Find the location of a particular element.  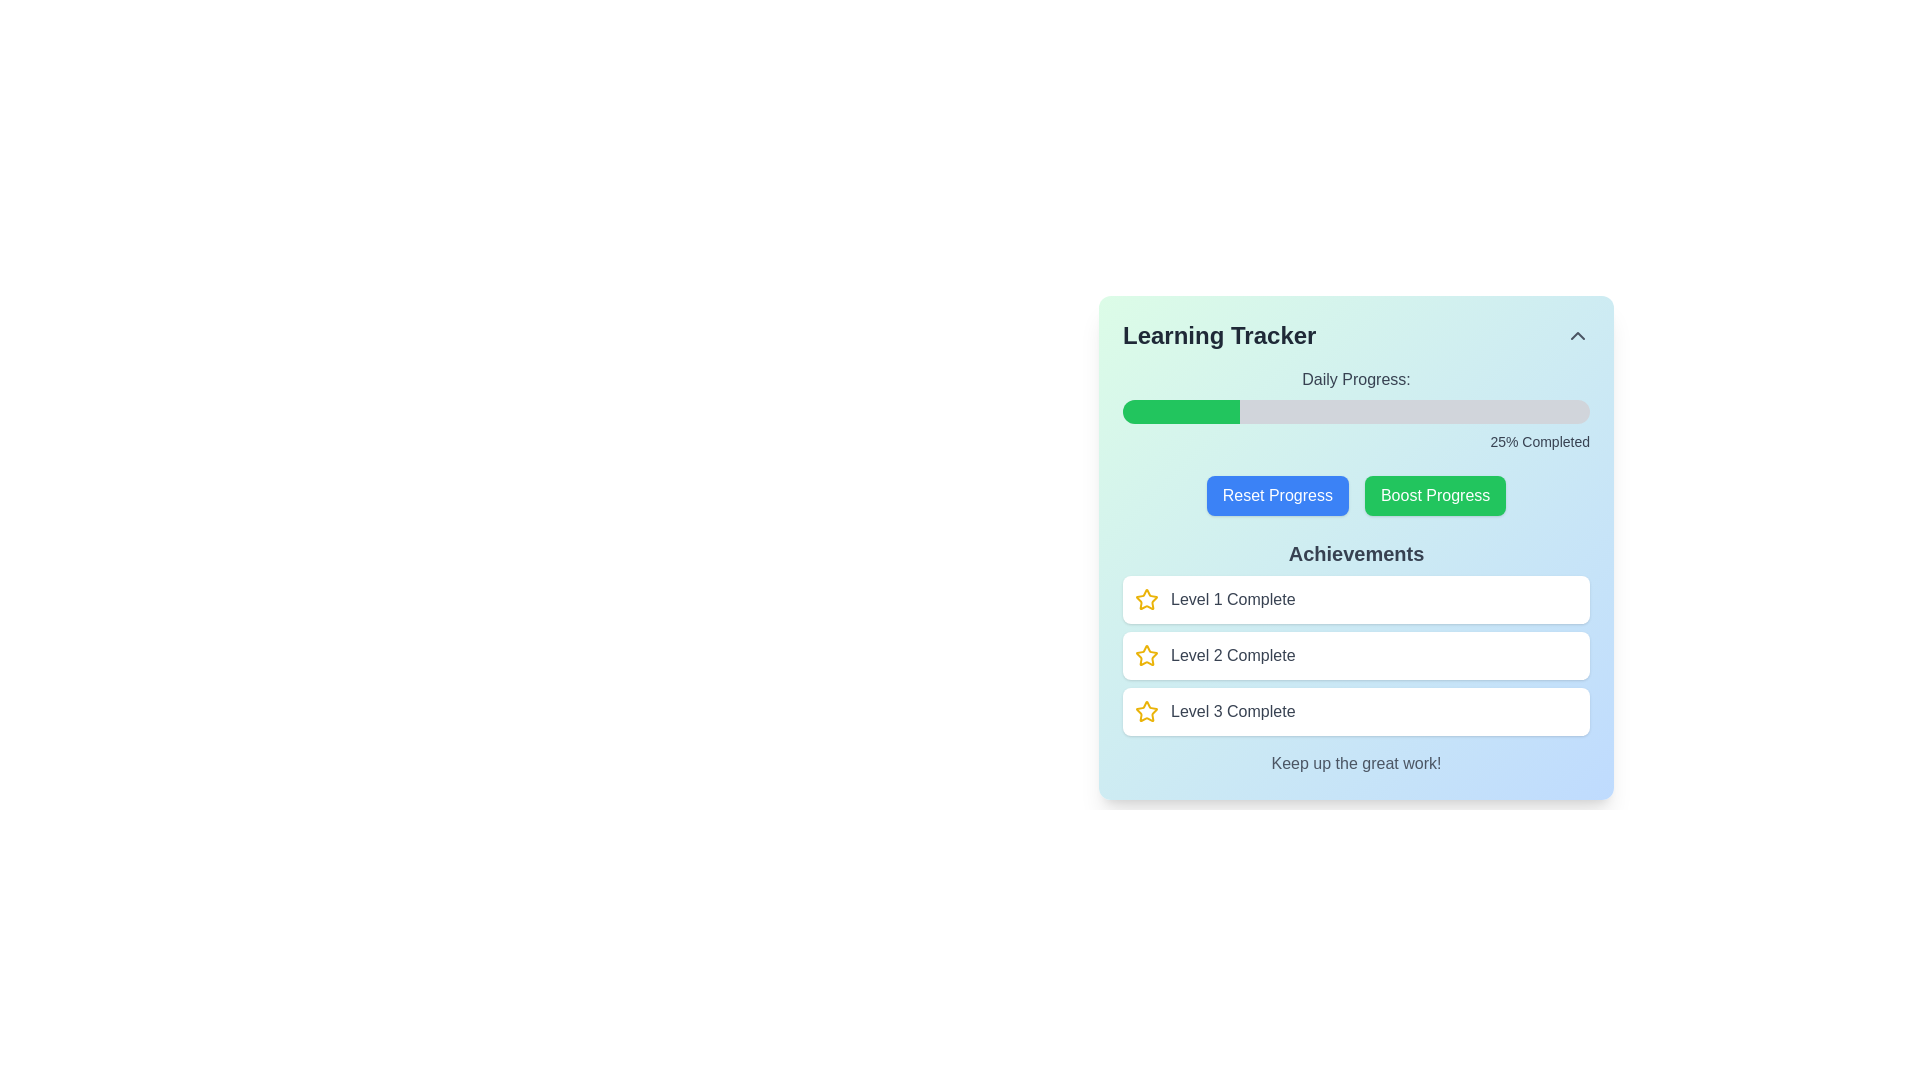

the leftmost segment of the progress bar, which indicates 20% completion towards the daily goal is located at coordinates (1169, 411).